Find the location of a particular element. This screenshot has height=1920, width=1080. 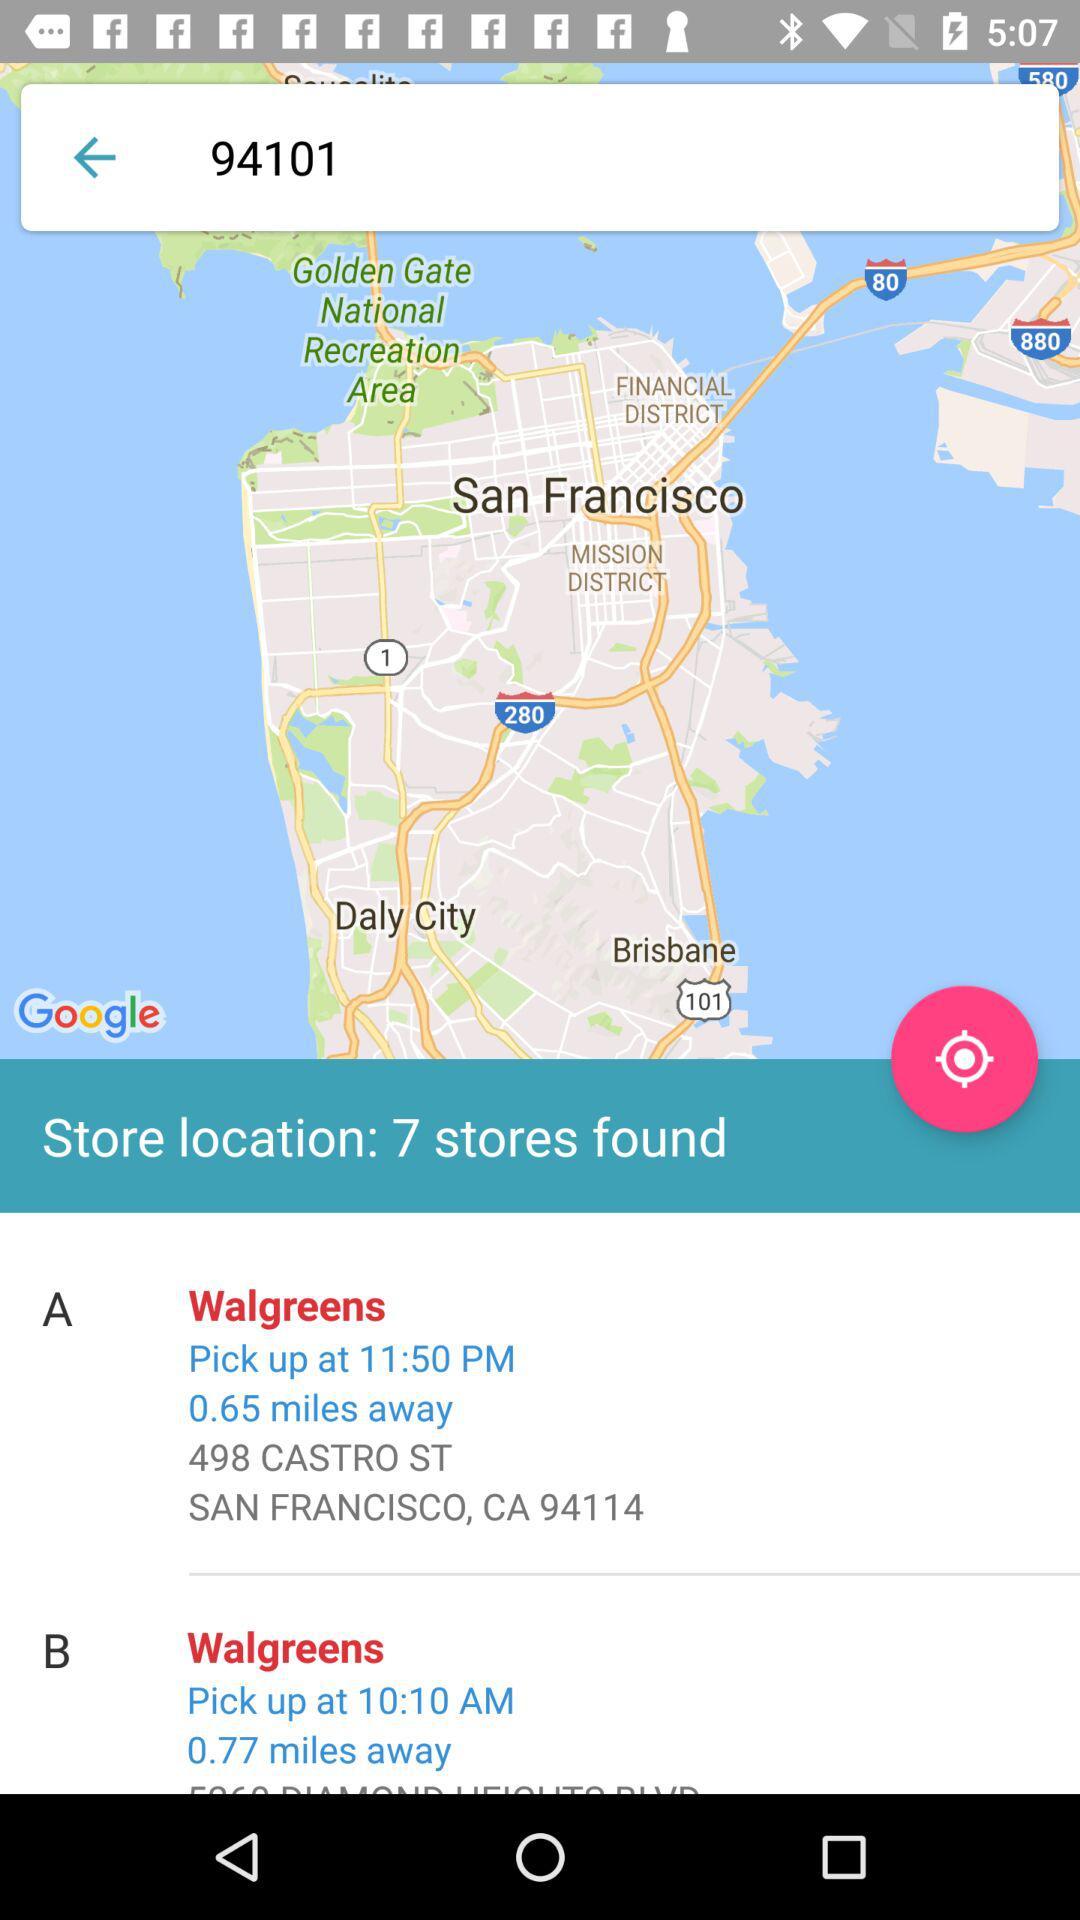

the location_crosshair icon is located at coordinates (963, 1058).